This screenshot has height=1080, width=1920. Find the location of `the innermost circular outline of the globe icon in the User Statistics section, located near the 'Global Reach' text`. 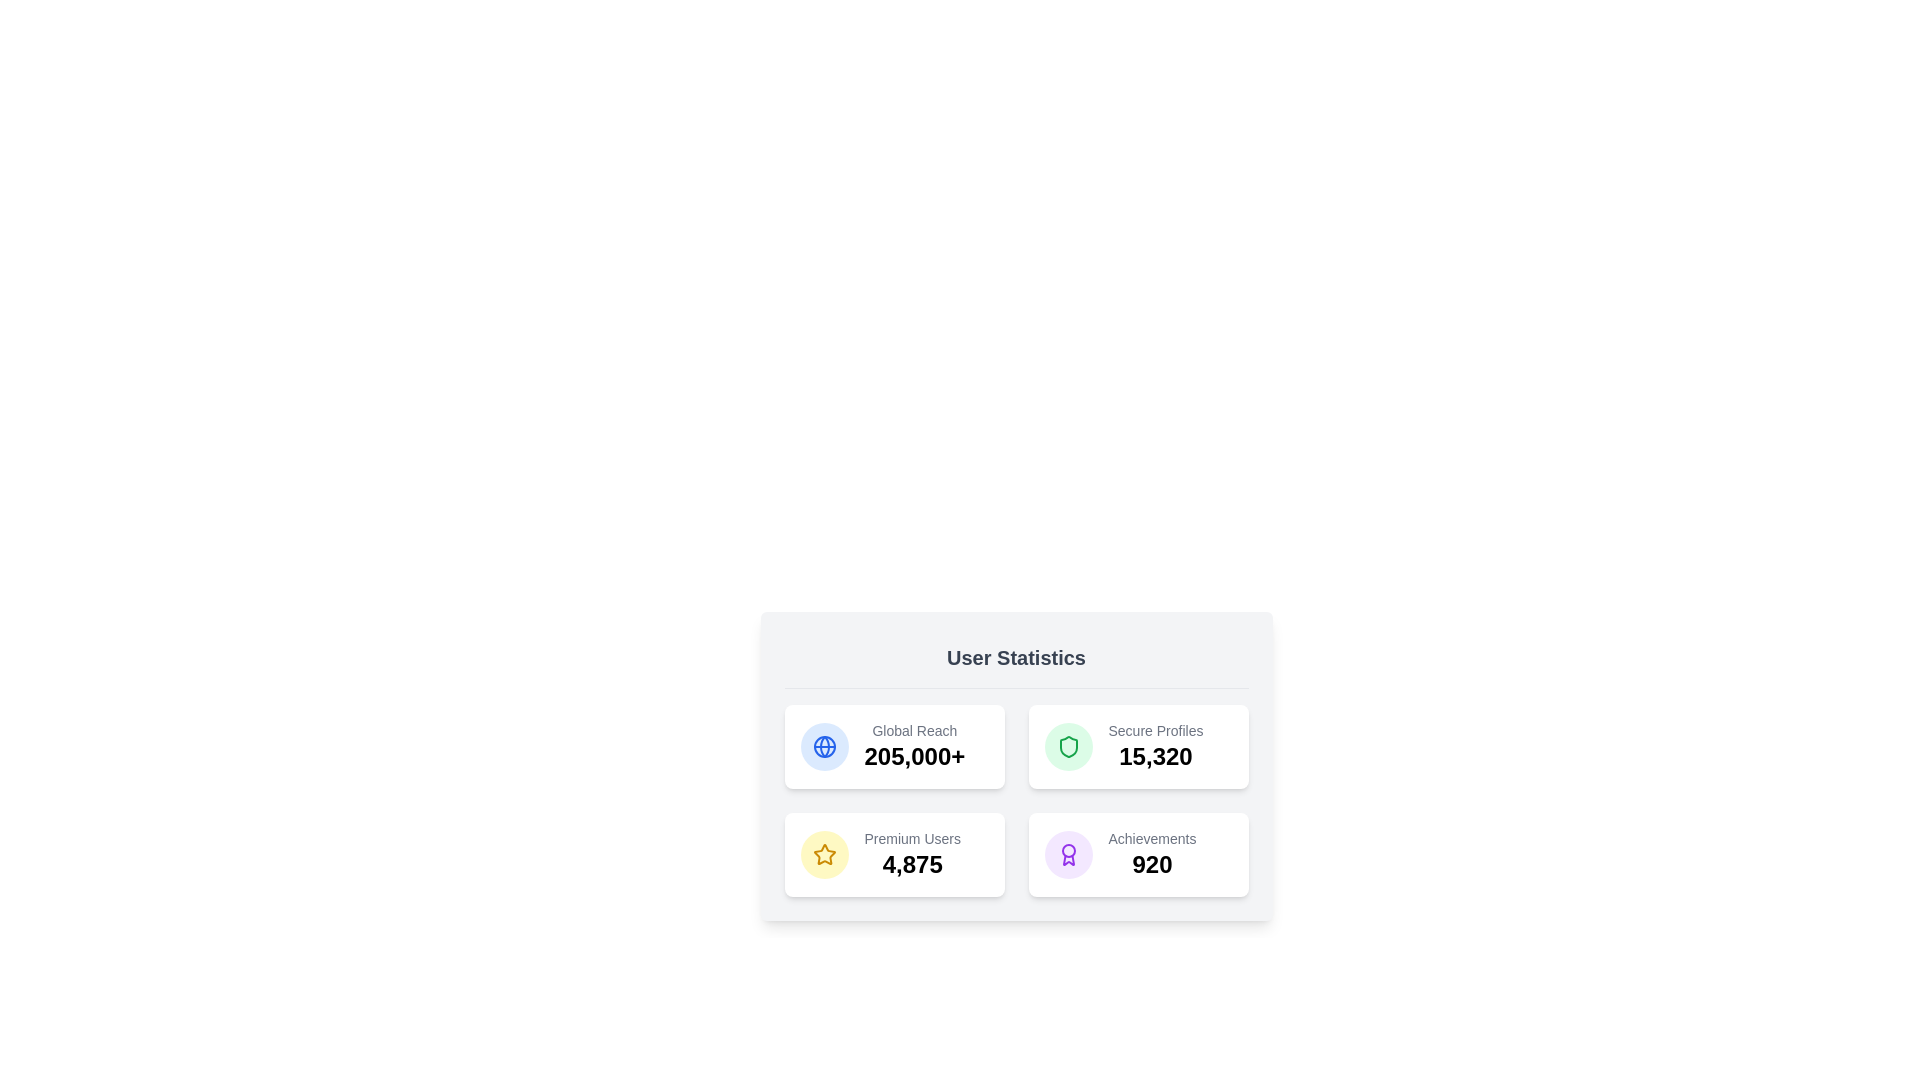

the innermost circular outline of the globe icon in the User Statistics section, located near the 'Global Reach' text is located at coordinates (824, 747).